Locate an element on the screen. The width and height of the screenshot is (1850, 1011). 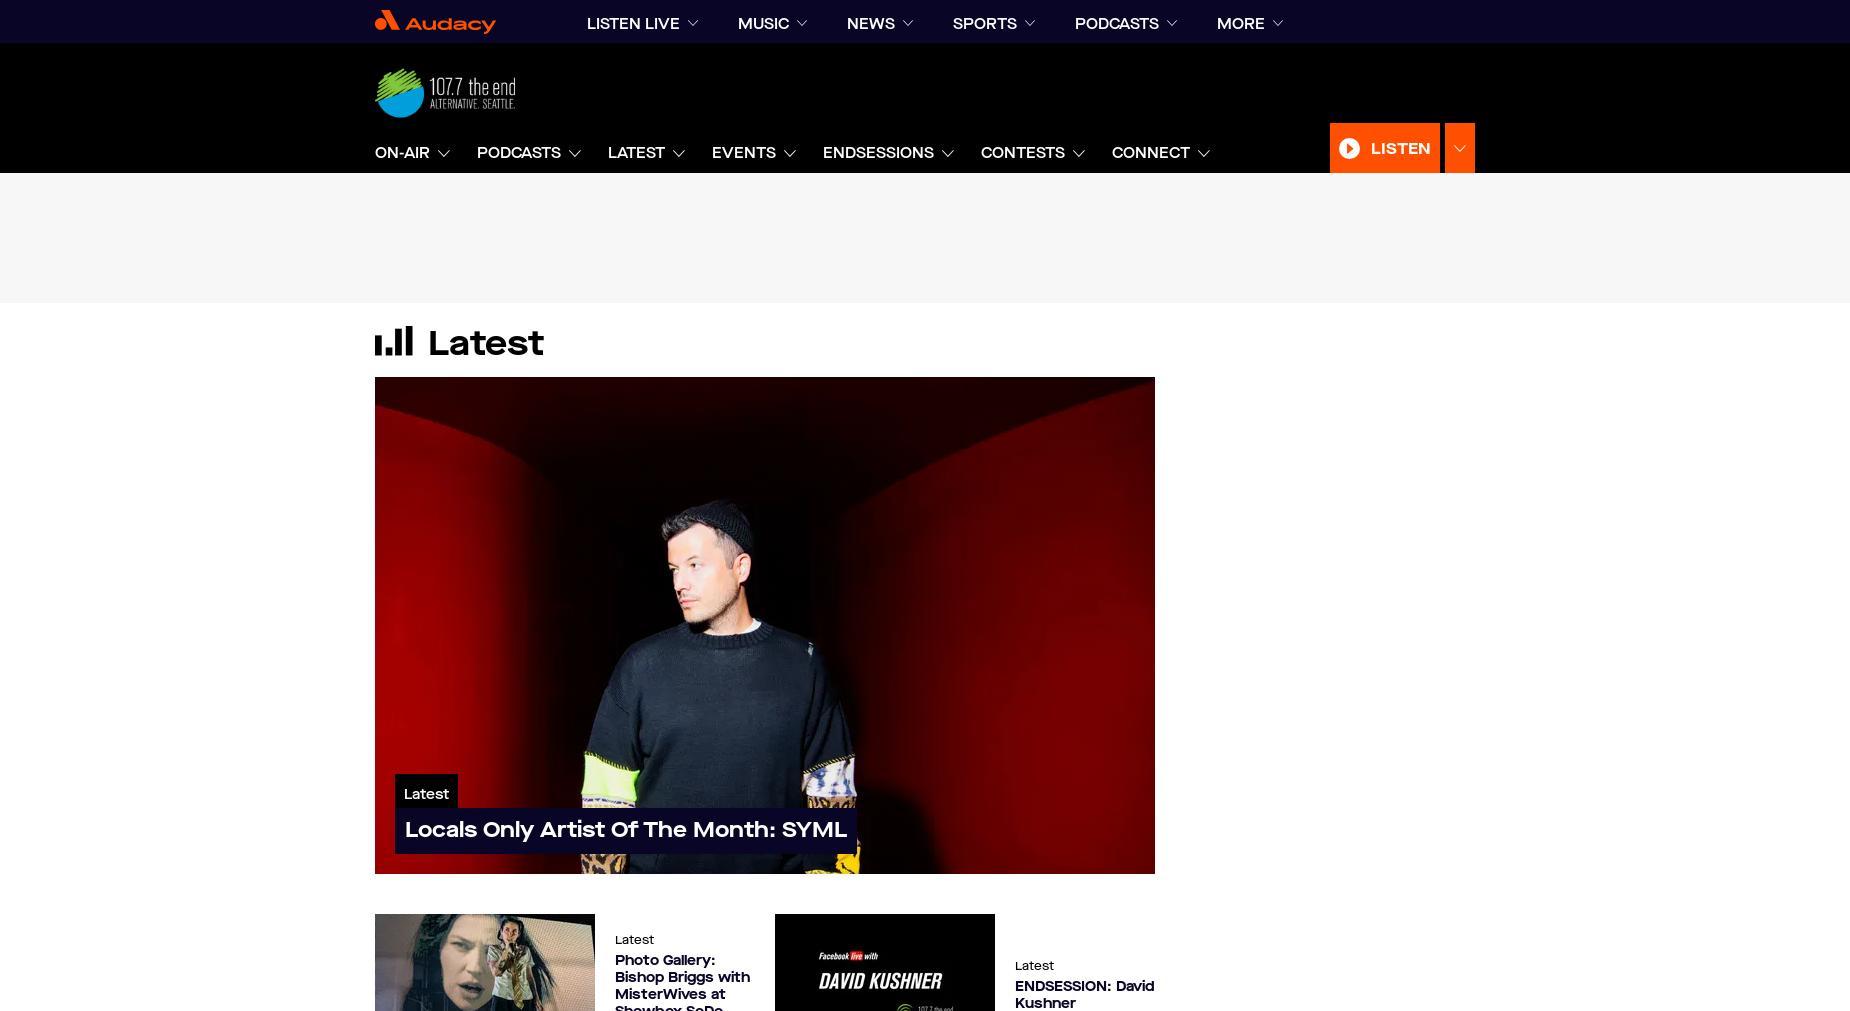
'Events' is located at coordinates (712, 151).